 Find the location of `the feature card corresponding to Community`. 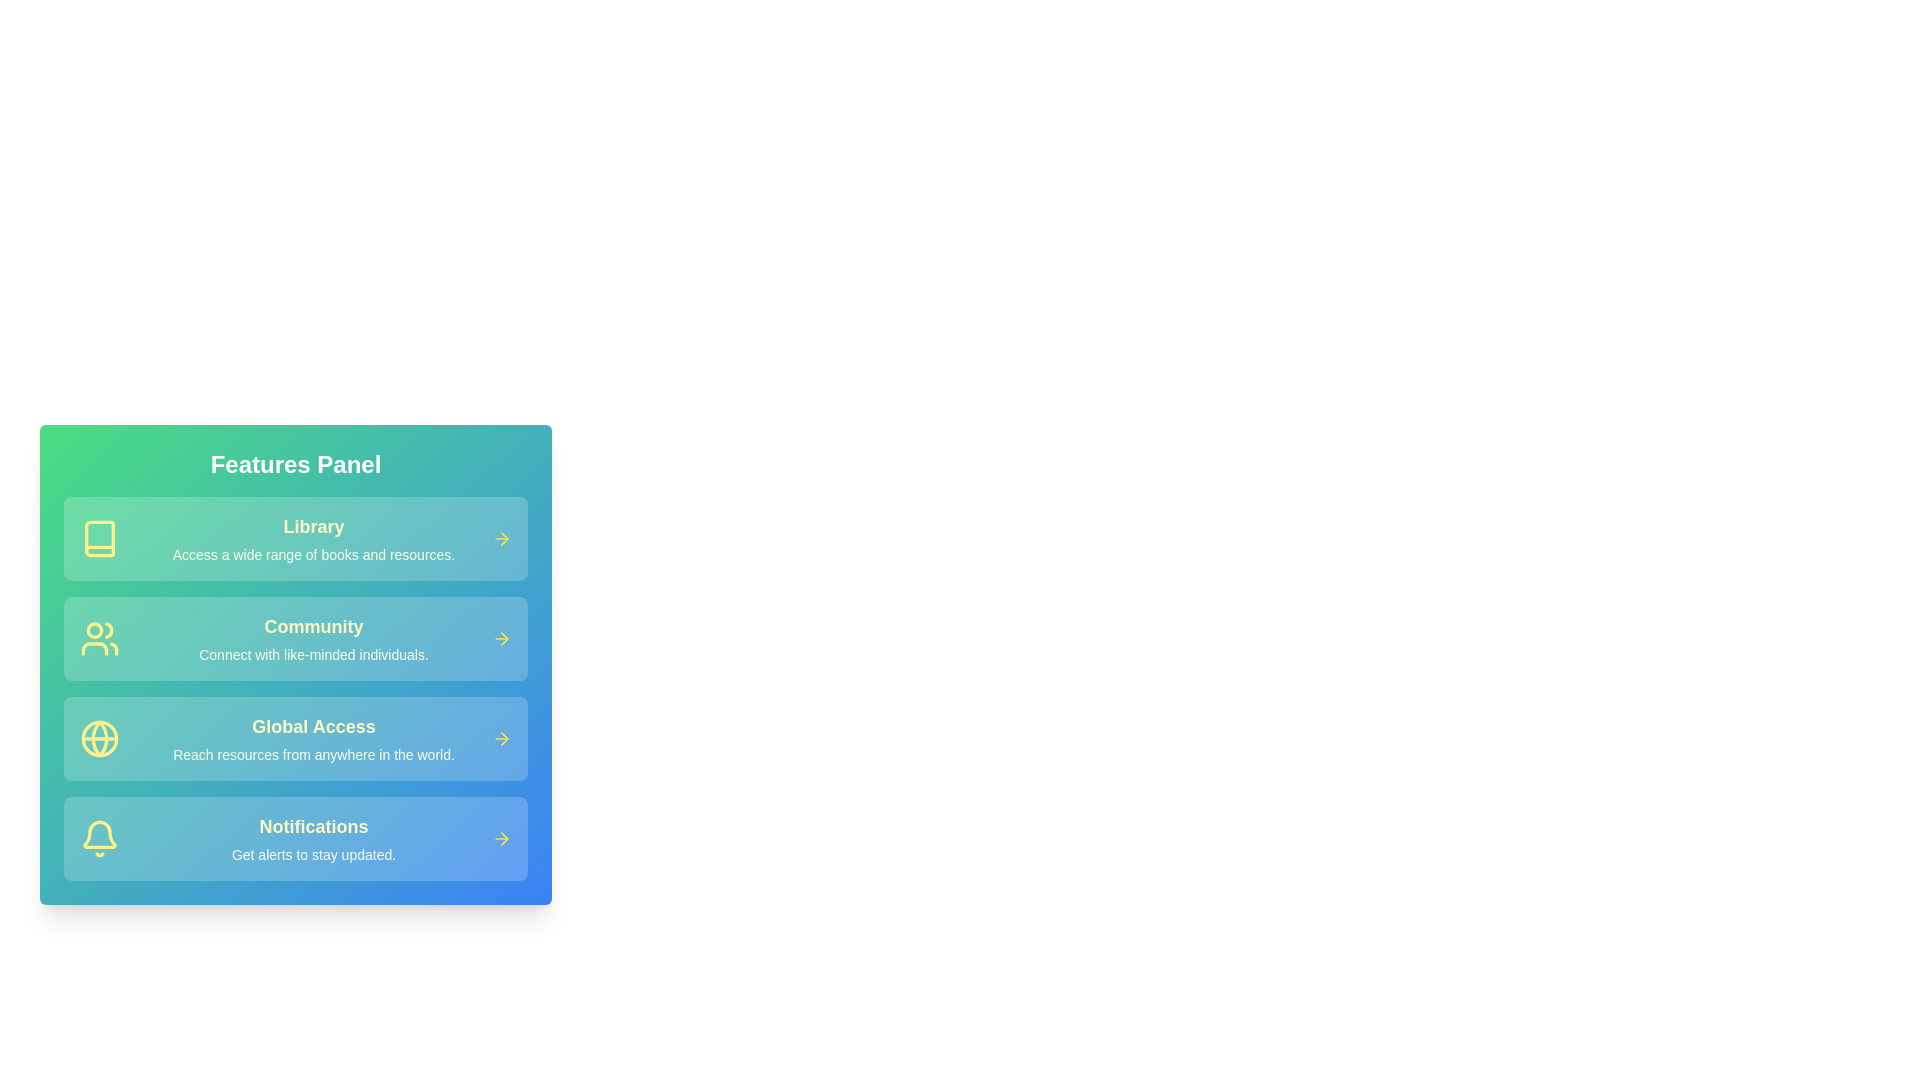

the feature card corresponding to Community is located at coordinates (295, 639).